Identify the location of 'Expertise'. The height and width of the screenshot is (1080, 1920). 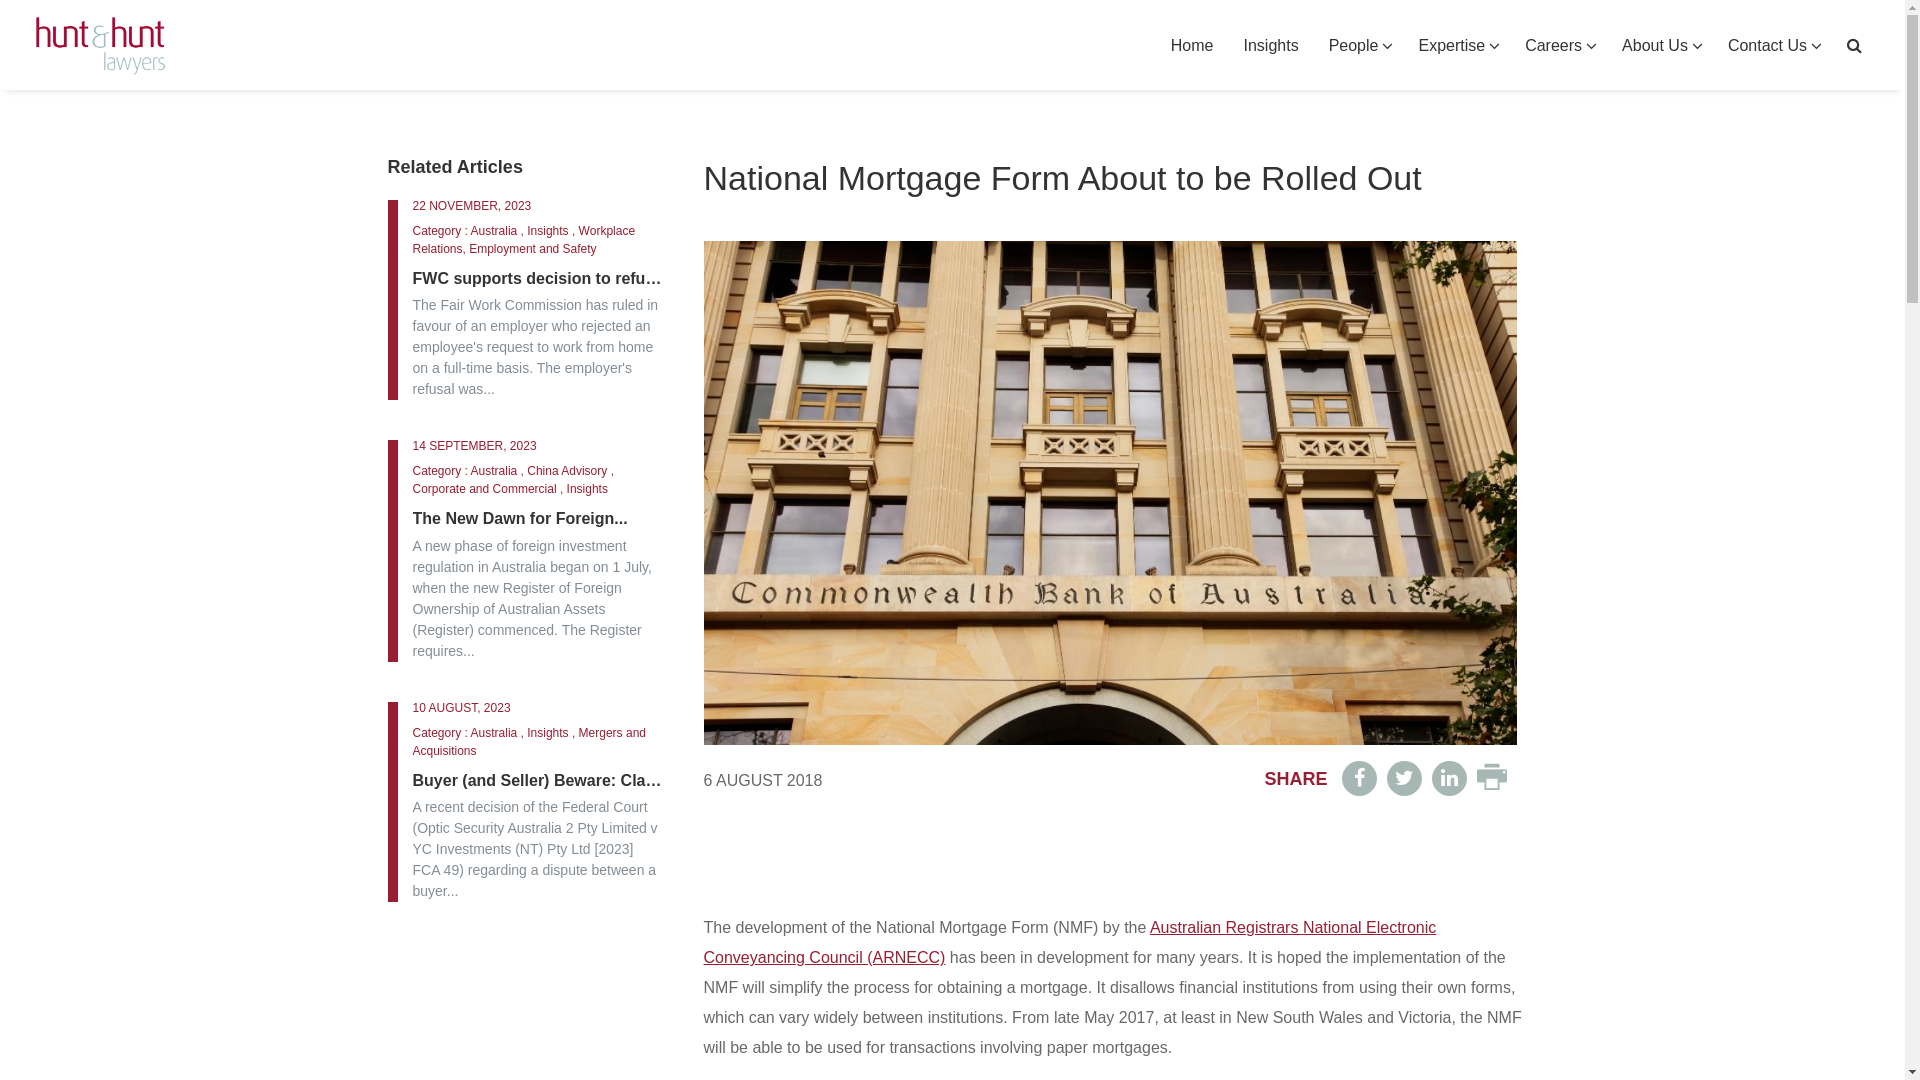
(1456, 45).